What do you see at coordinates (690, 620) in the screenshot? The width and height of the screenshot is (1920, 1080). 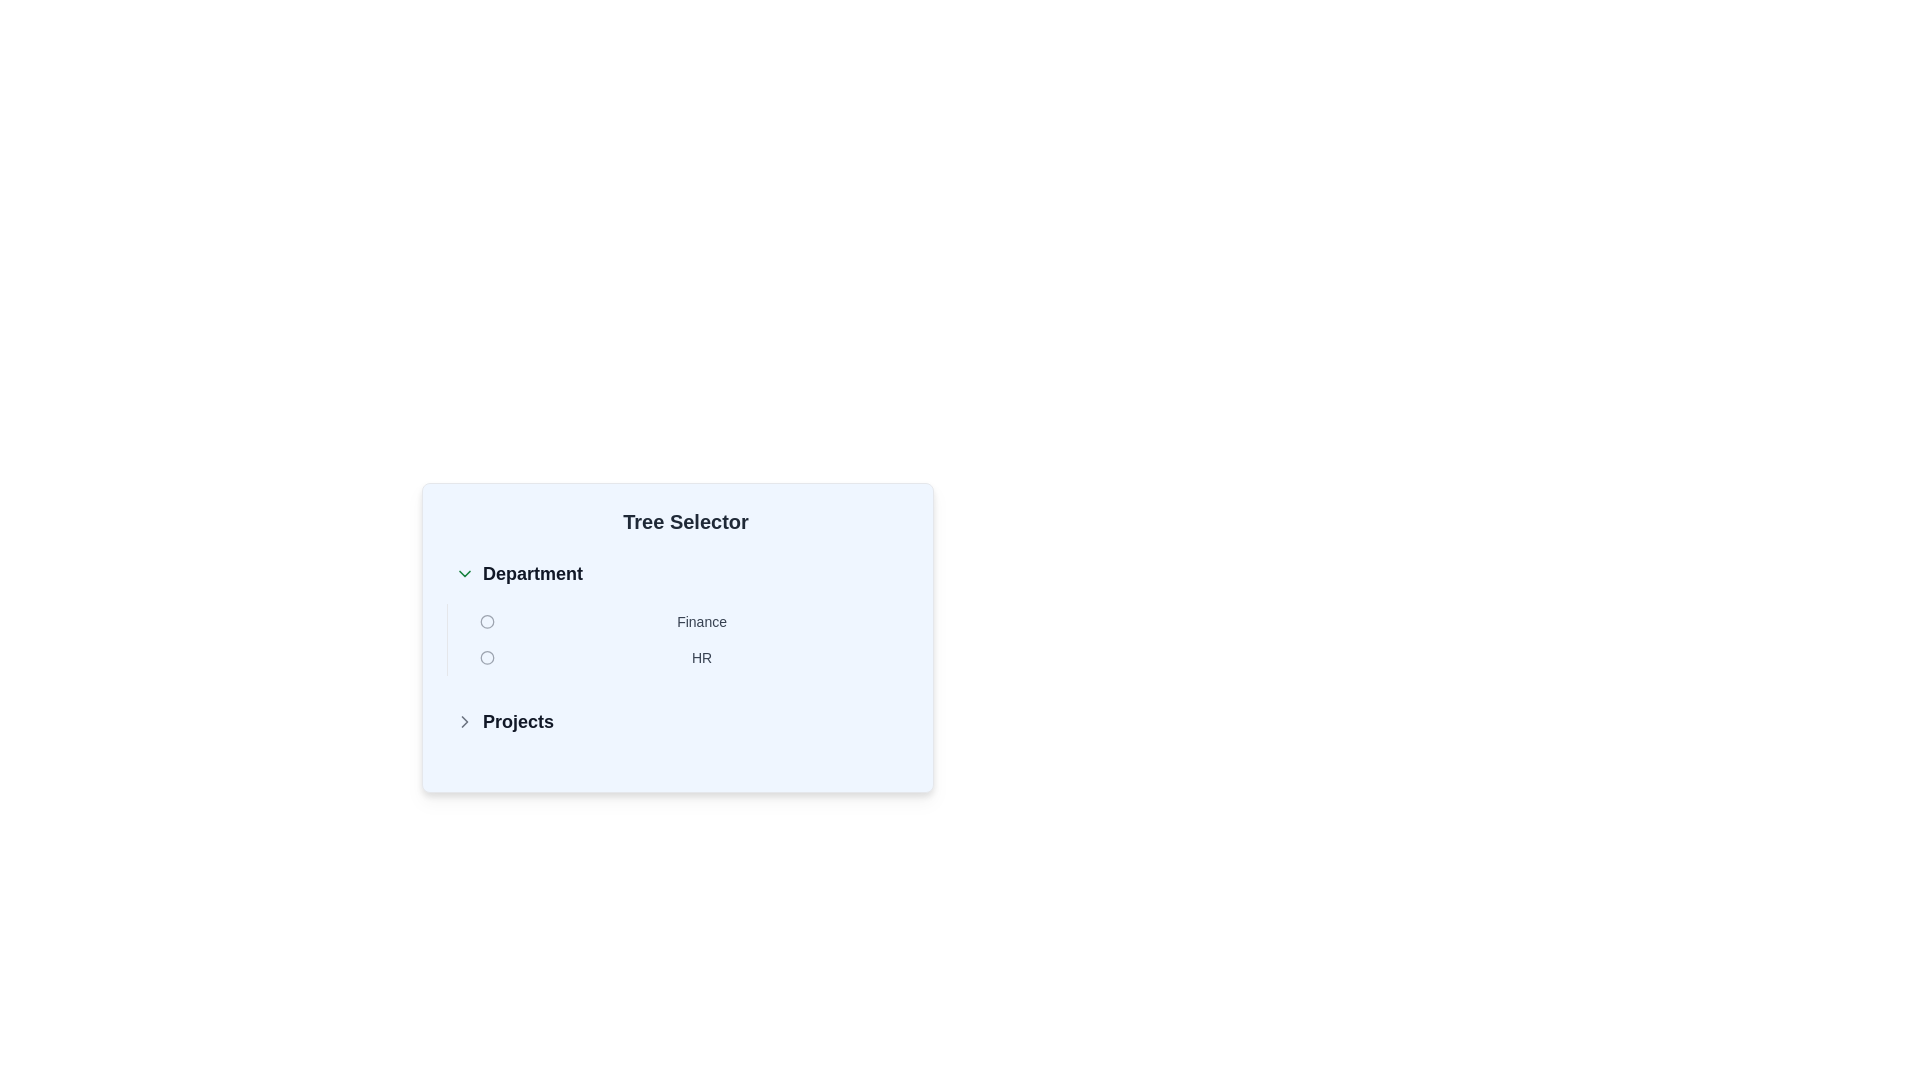 I see `the selectable option labeled 'Finance'` at bounding box center [690, 620].